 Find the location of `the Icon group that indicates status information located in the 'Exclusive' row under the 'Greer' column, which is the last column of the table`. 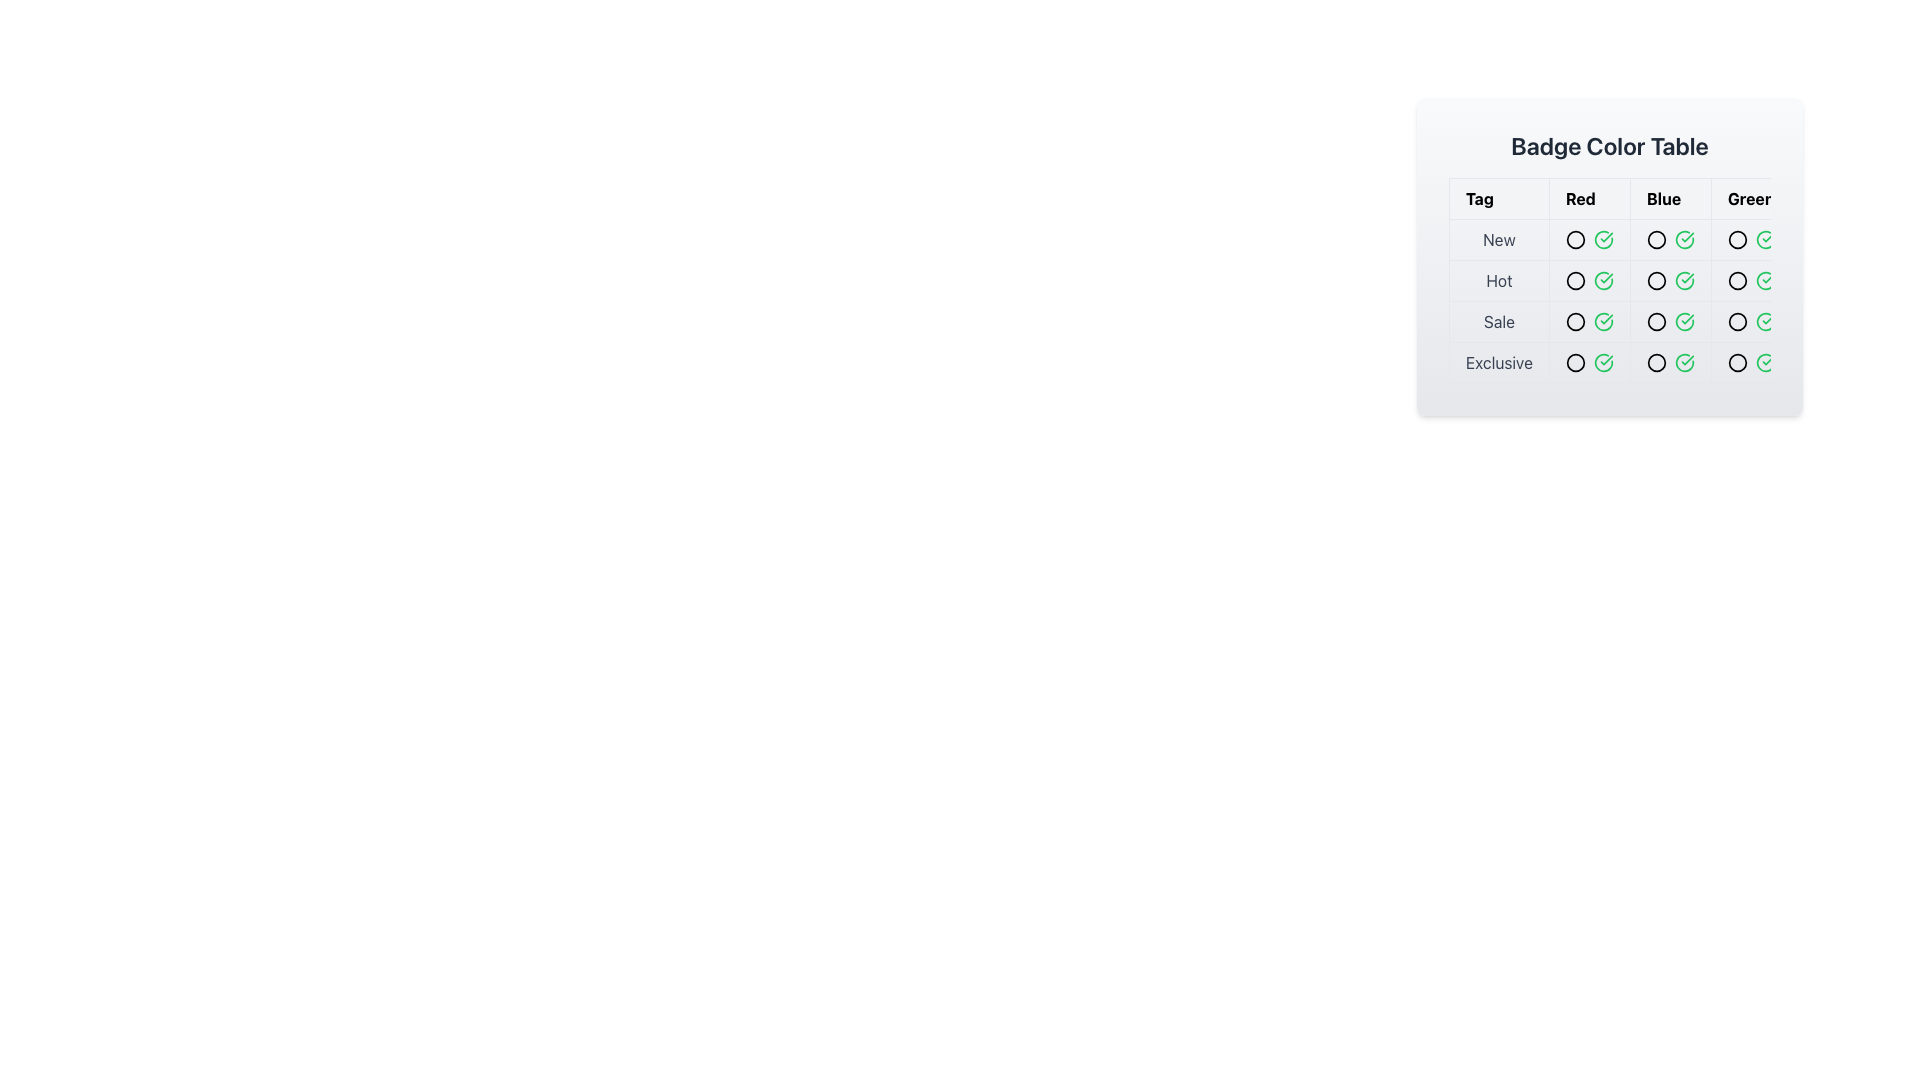

the Icon group that indicates status information located in the 'Exclusive' row under the 'Greer' column, which is the last column of the table is located at coordinates (1750, 362).